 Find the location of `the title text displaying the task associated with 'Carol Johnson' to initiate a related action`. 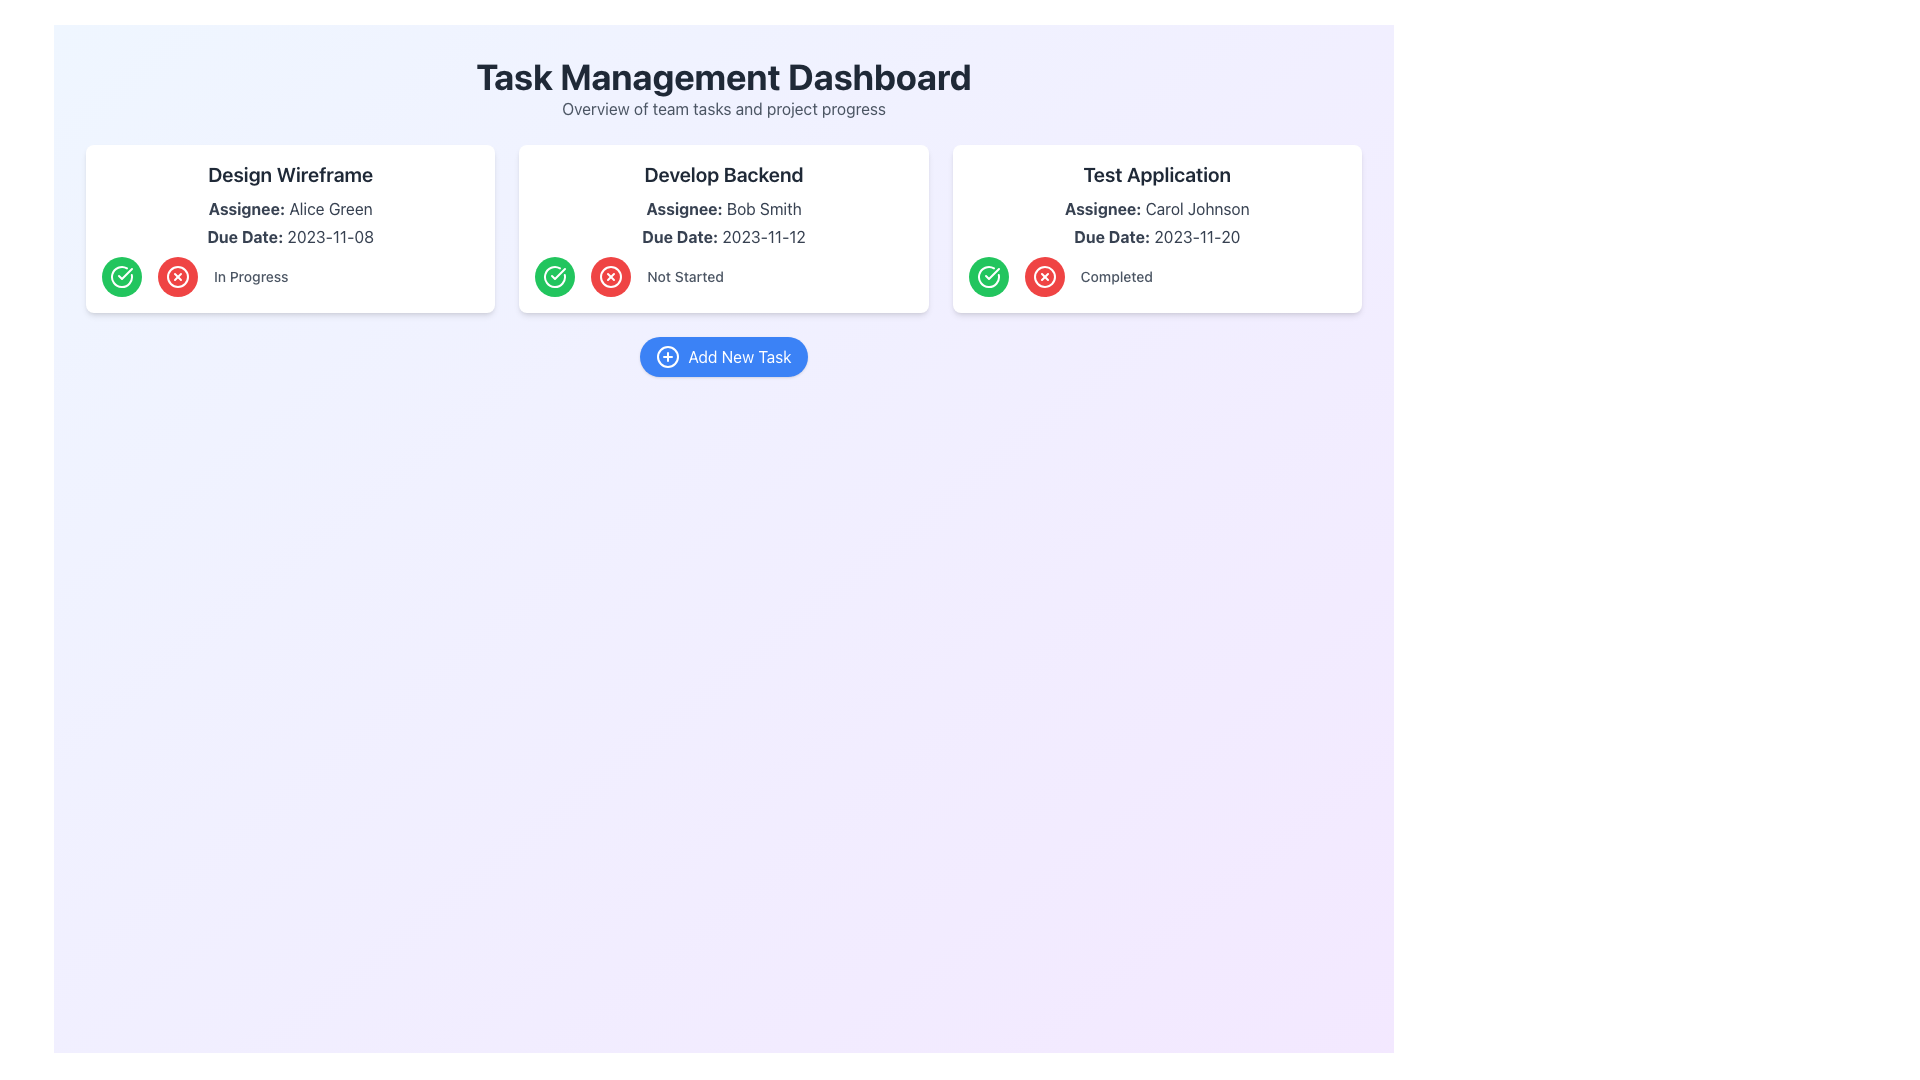

the title text displaying the task associated with 'Carol Johnson' to initiate a related action is located at coordinates (1156, 173).